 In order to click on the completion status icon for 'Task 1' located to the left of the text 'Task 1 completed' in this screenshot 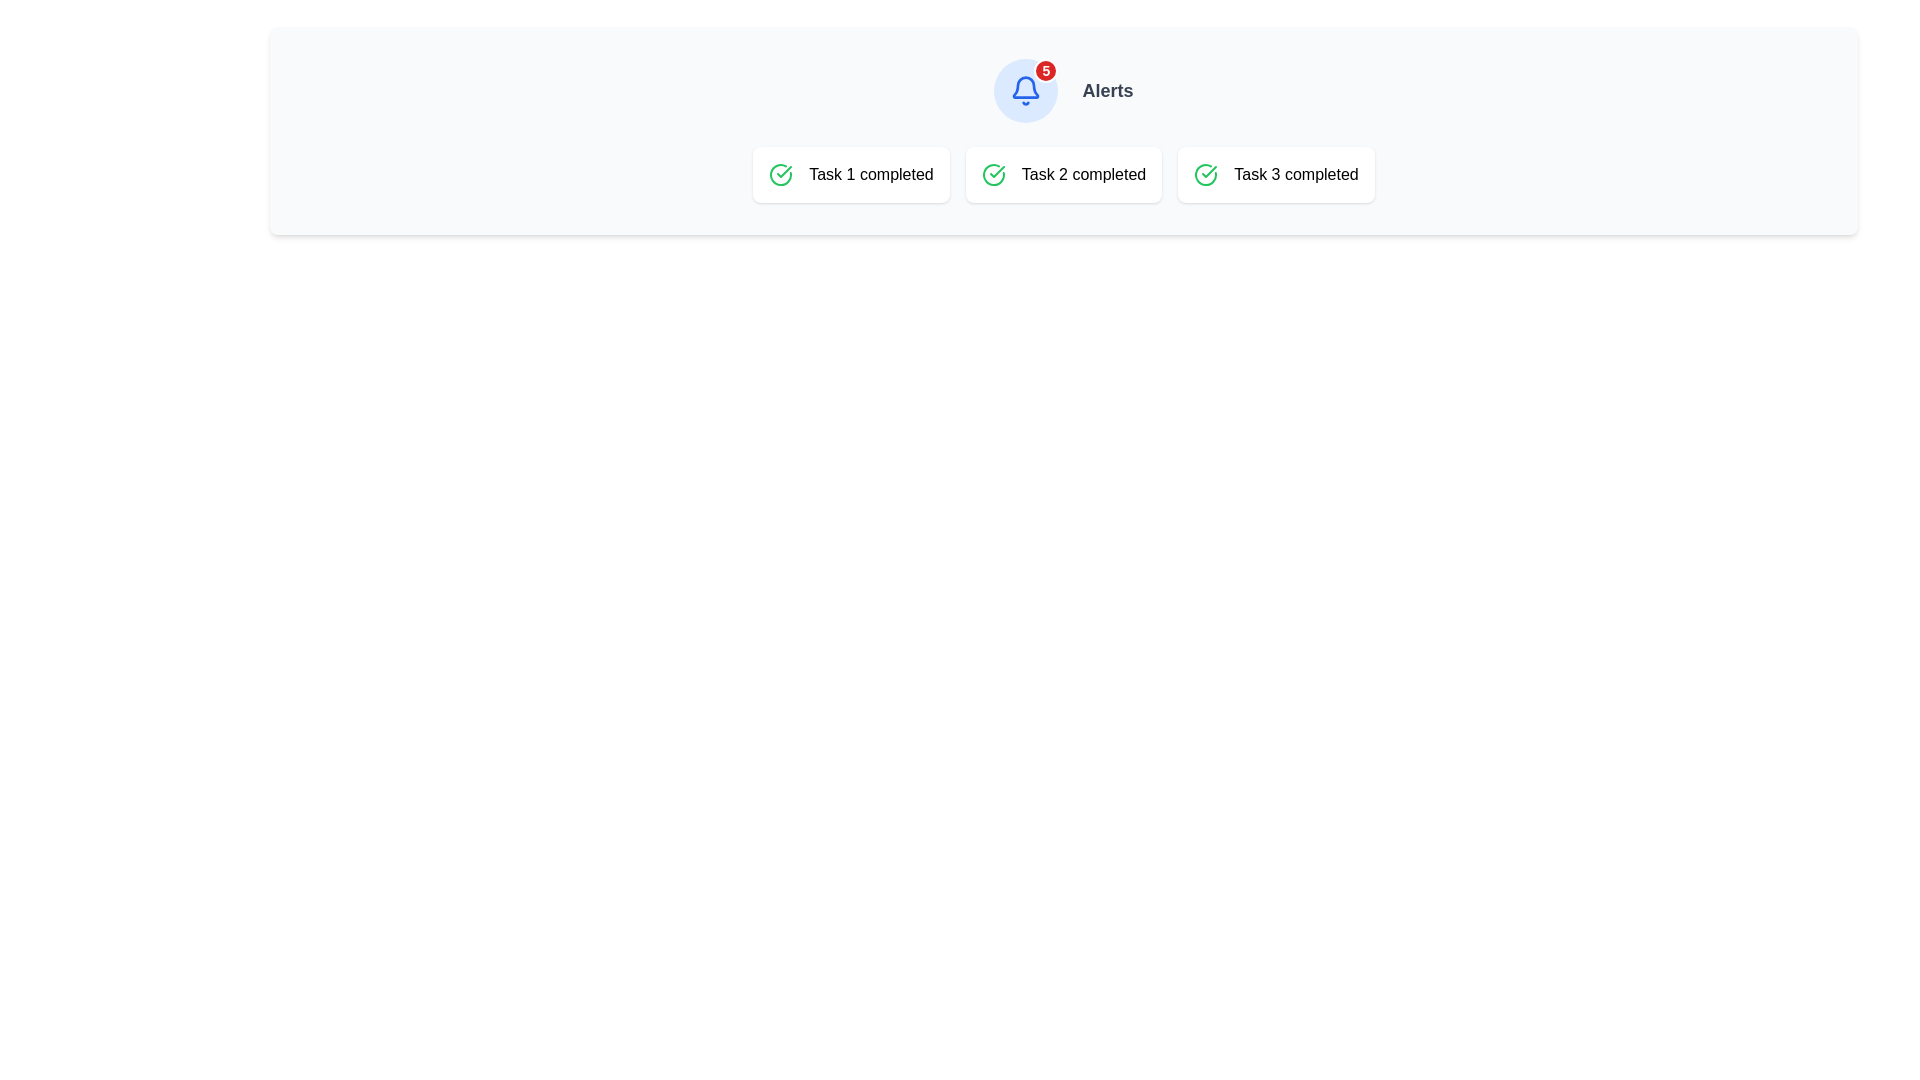, I will do `click(780, 173)`.